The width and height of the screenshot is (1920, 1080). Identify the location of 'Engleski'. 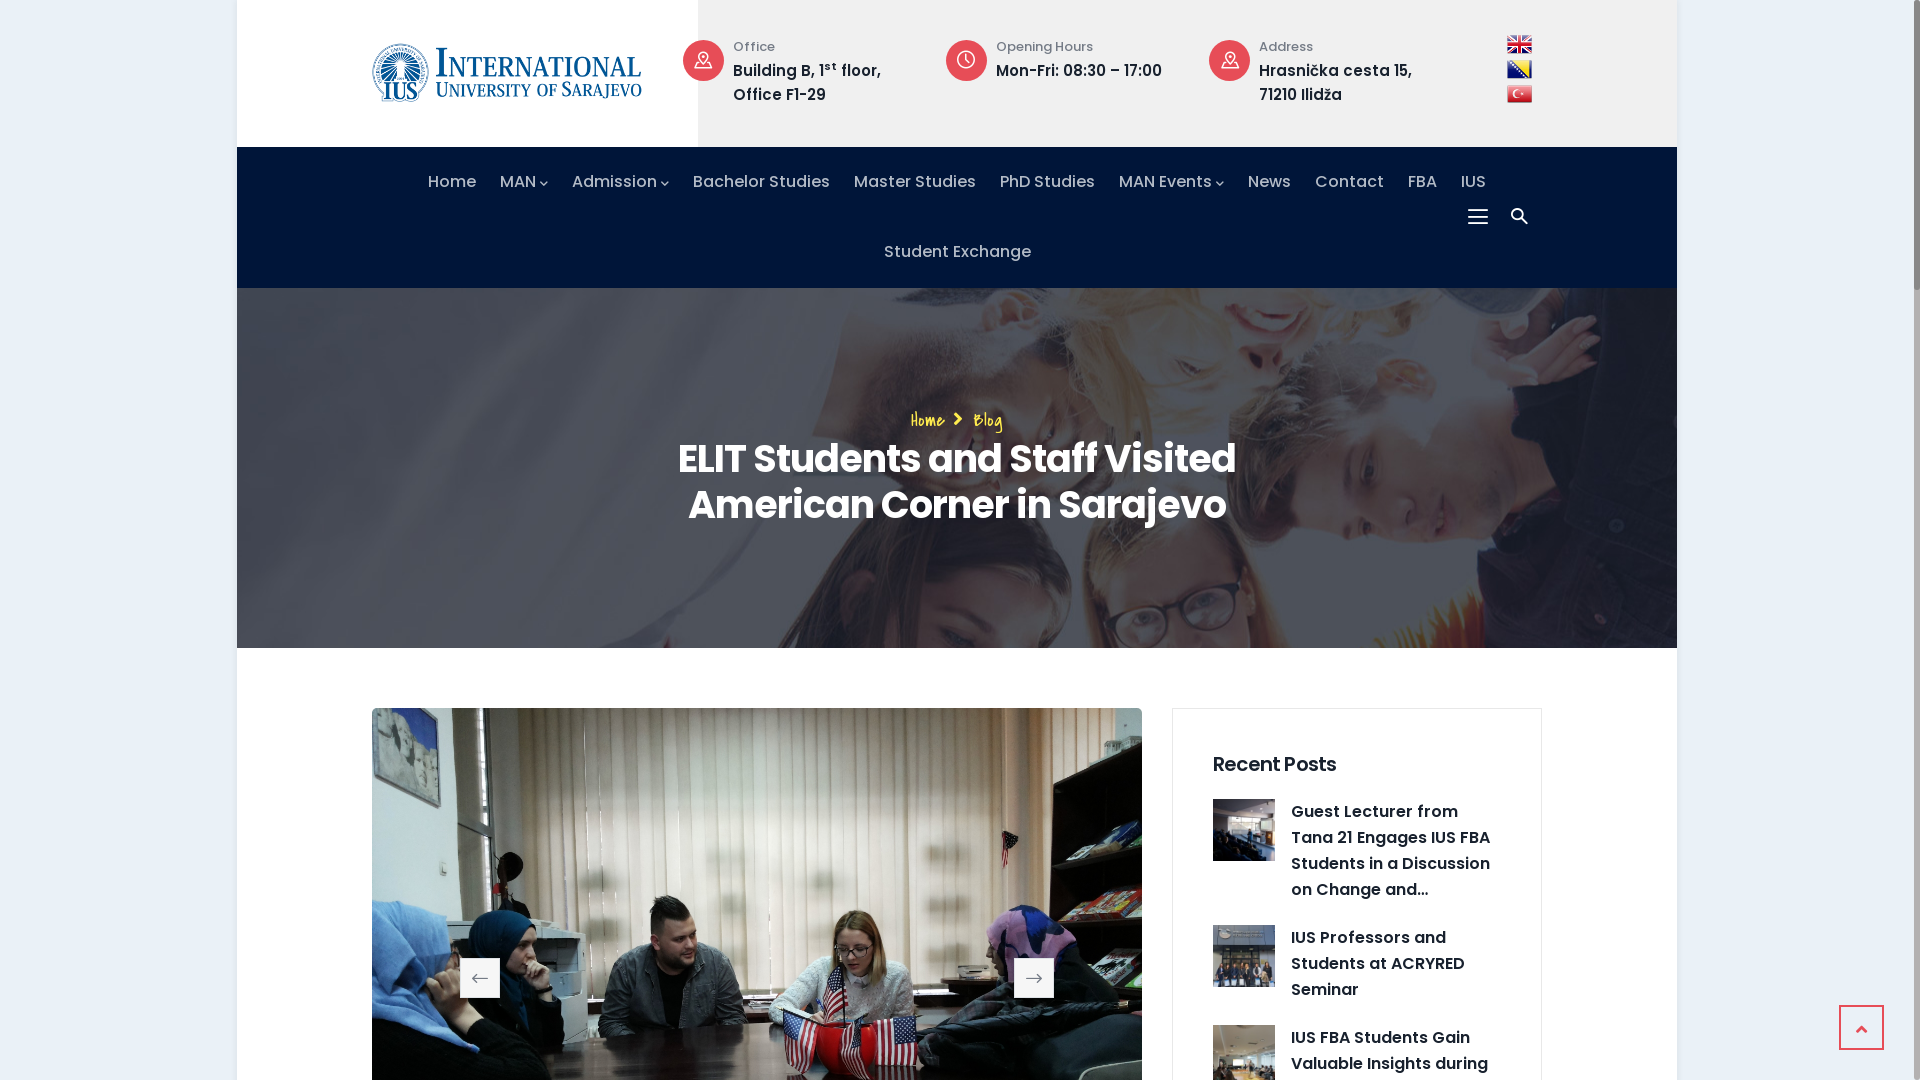
(1519, 44).